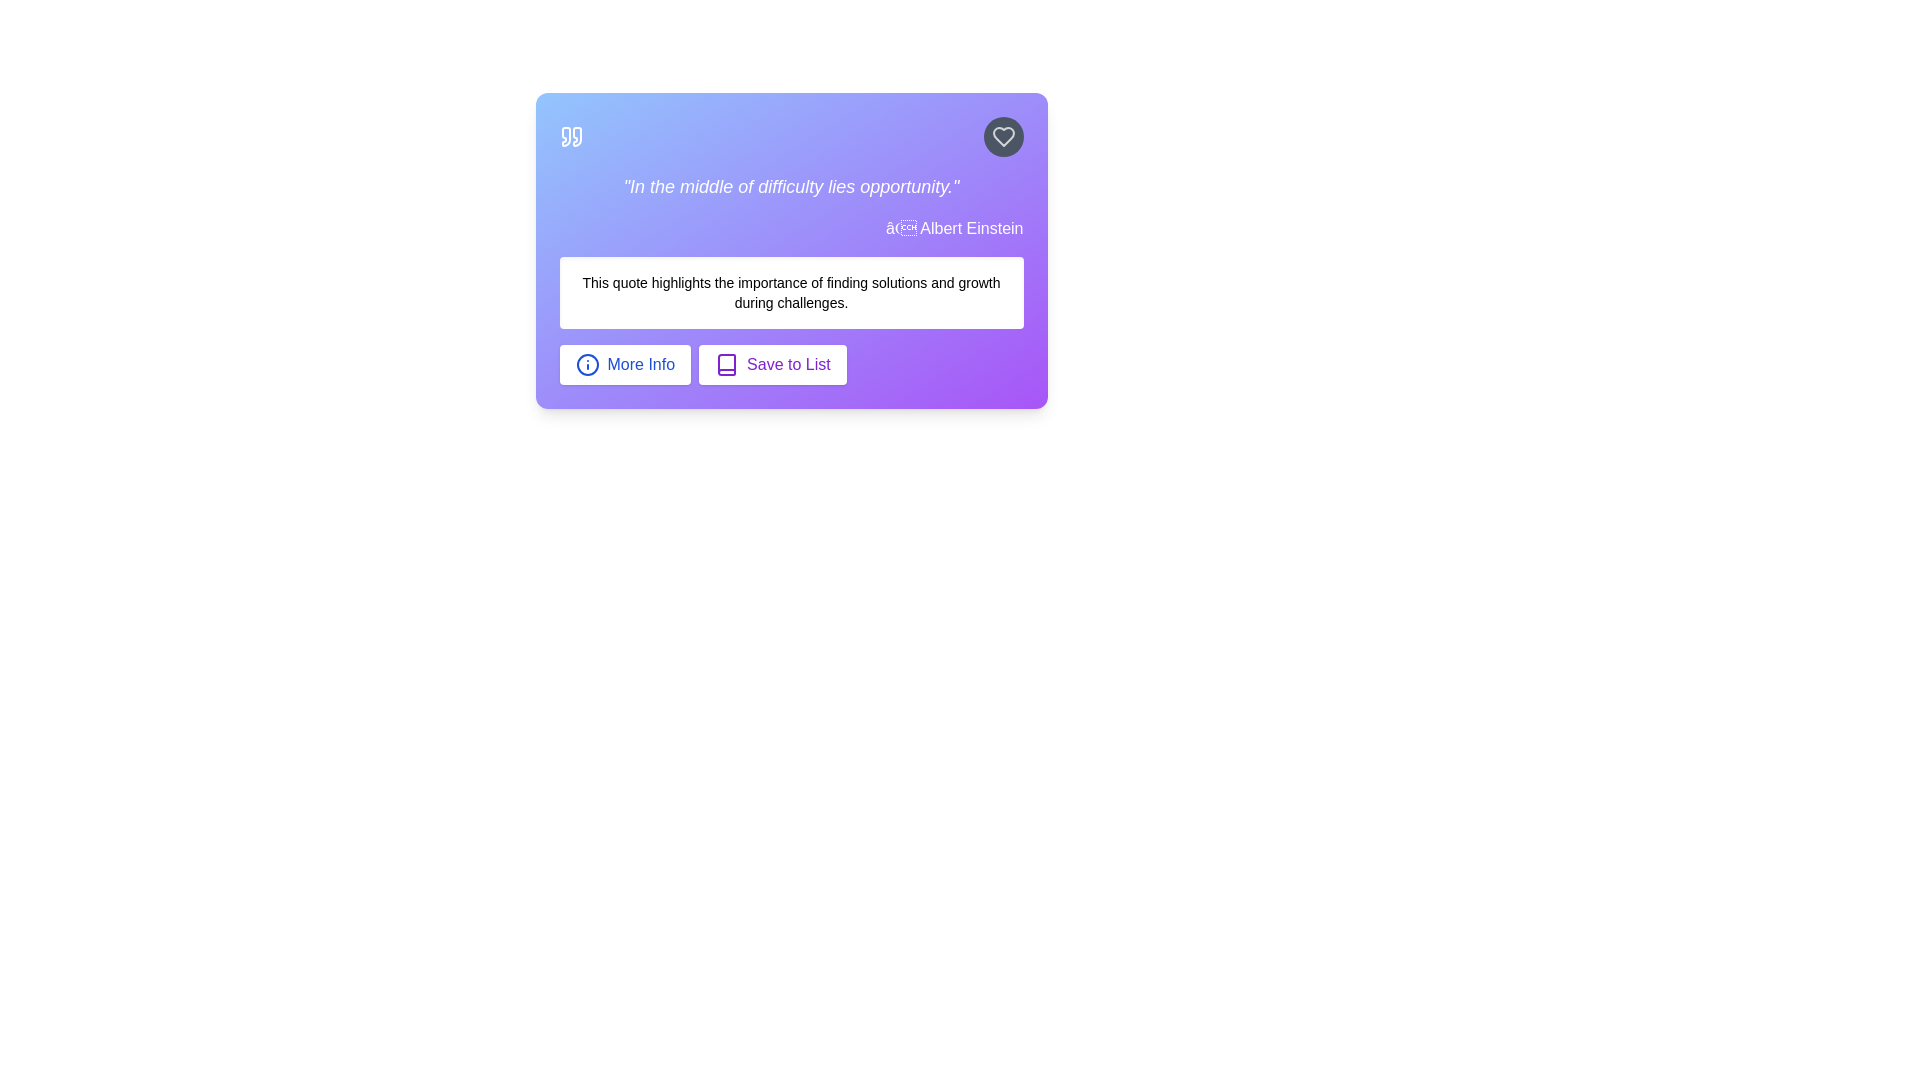 Image resolution: width=1920 pixels, height=1080 pixels. Describe the element at coordinates (790, 186) in the screenshot. I see `the quote text that reads, '"In the middle of difficulty lies opportunity."' which is styled in italic and positioned centrally within its decorative card design` at that location.